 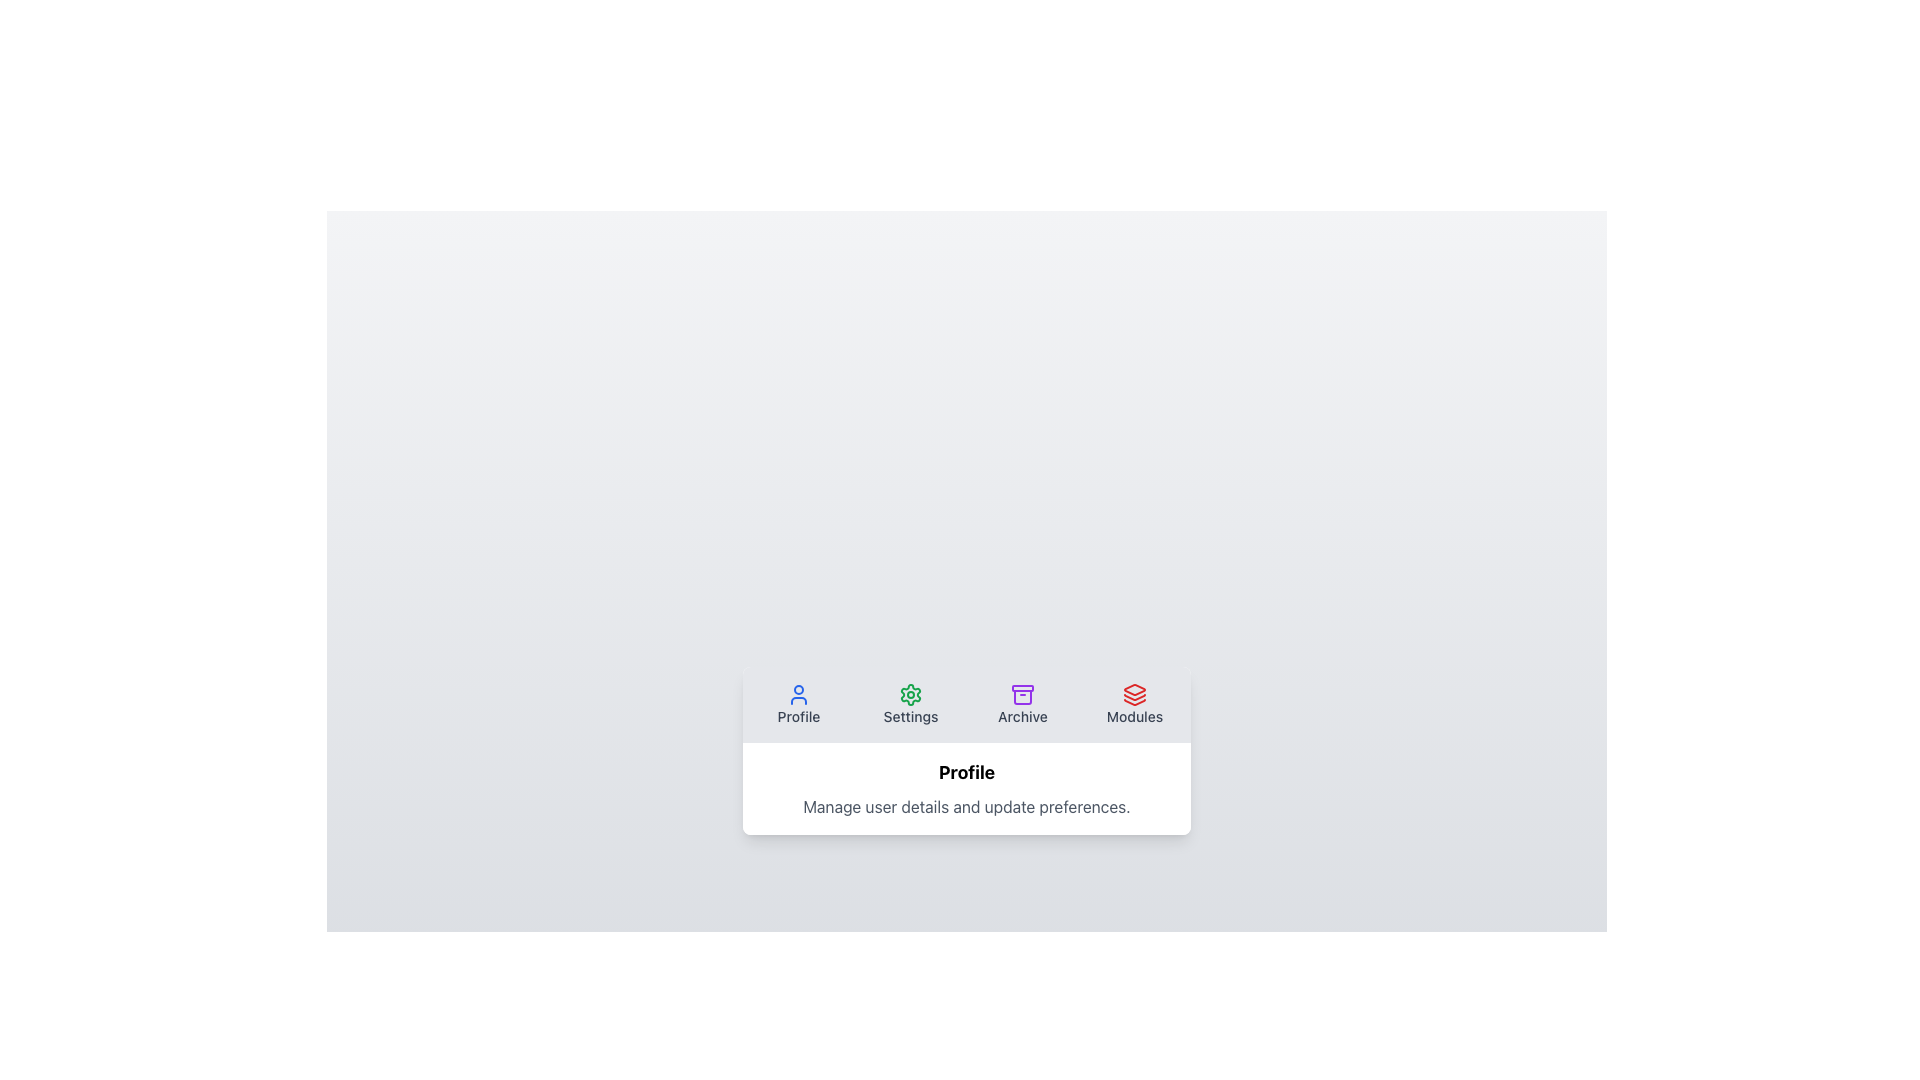 I want to click on the 'Modules' text label in the bottom horizontal menu bar, which is the last tab with a red icon above it, so click(x=1134, y=716).